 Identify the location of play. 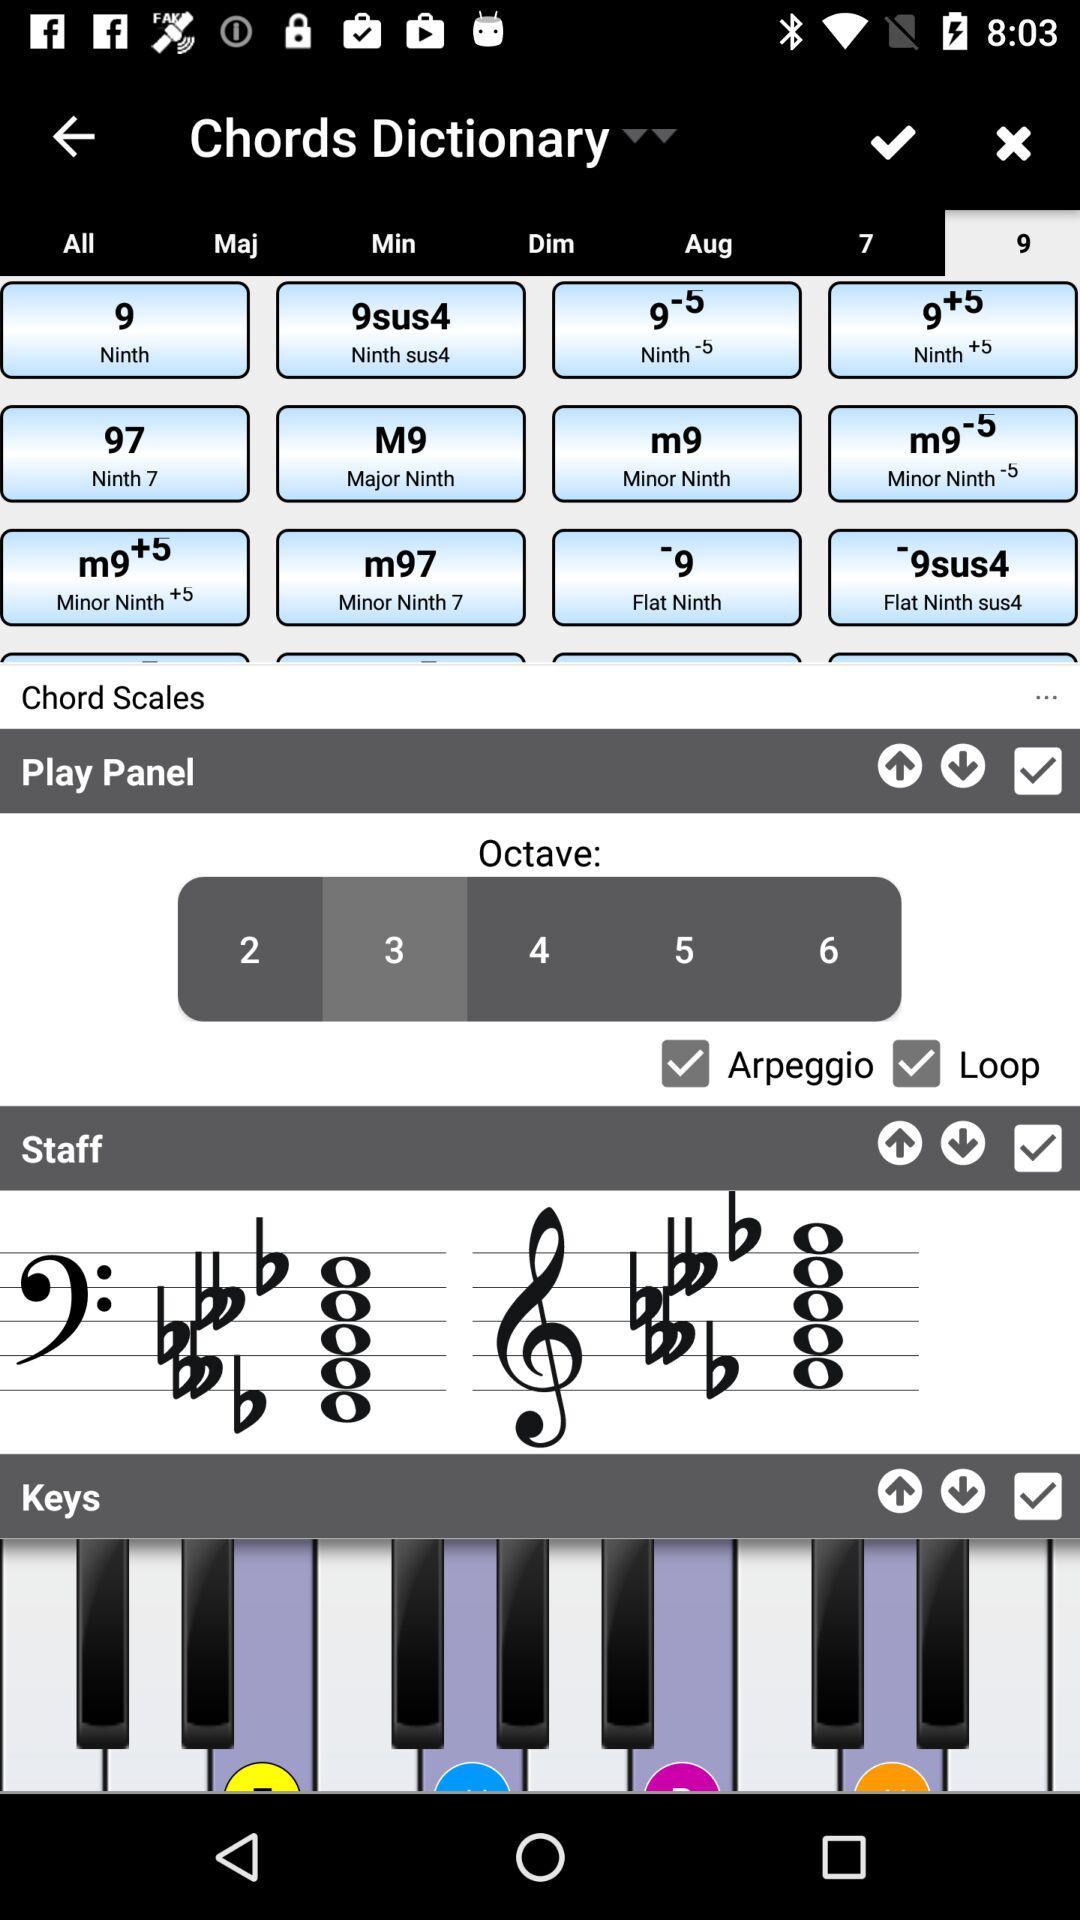
(156, 1665).